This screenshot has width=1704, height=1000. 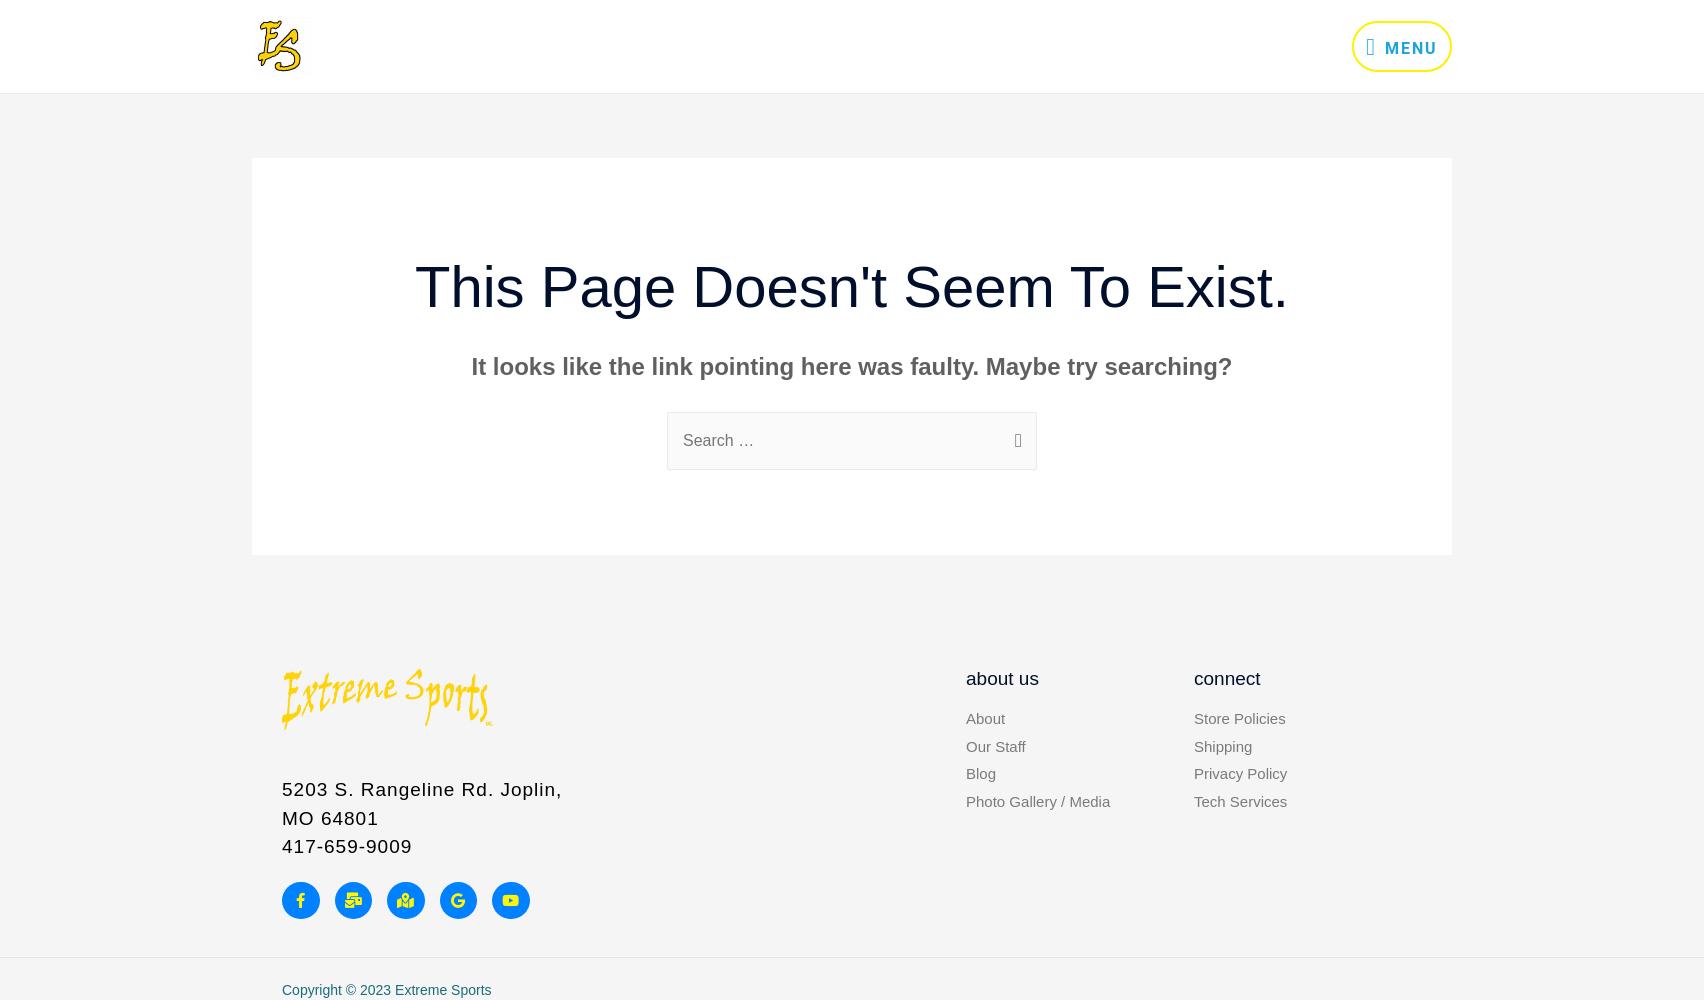 What do you see at coordinates (421, 803) in the screenshot?
I see `'5203 S. Rangeline Rd.
Joplin, MO 64801'` at bounding box center [421, 803].